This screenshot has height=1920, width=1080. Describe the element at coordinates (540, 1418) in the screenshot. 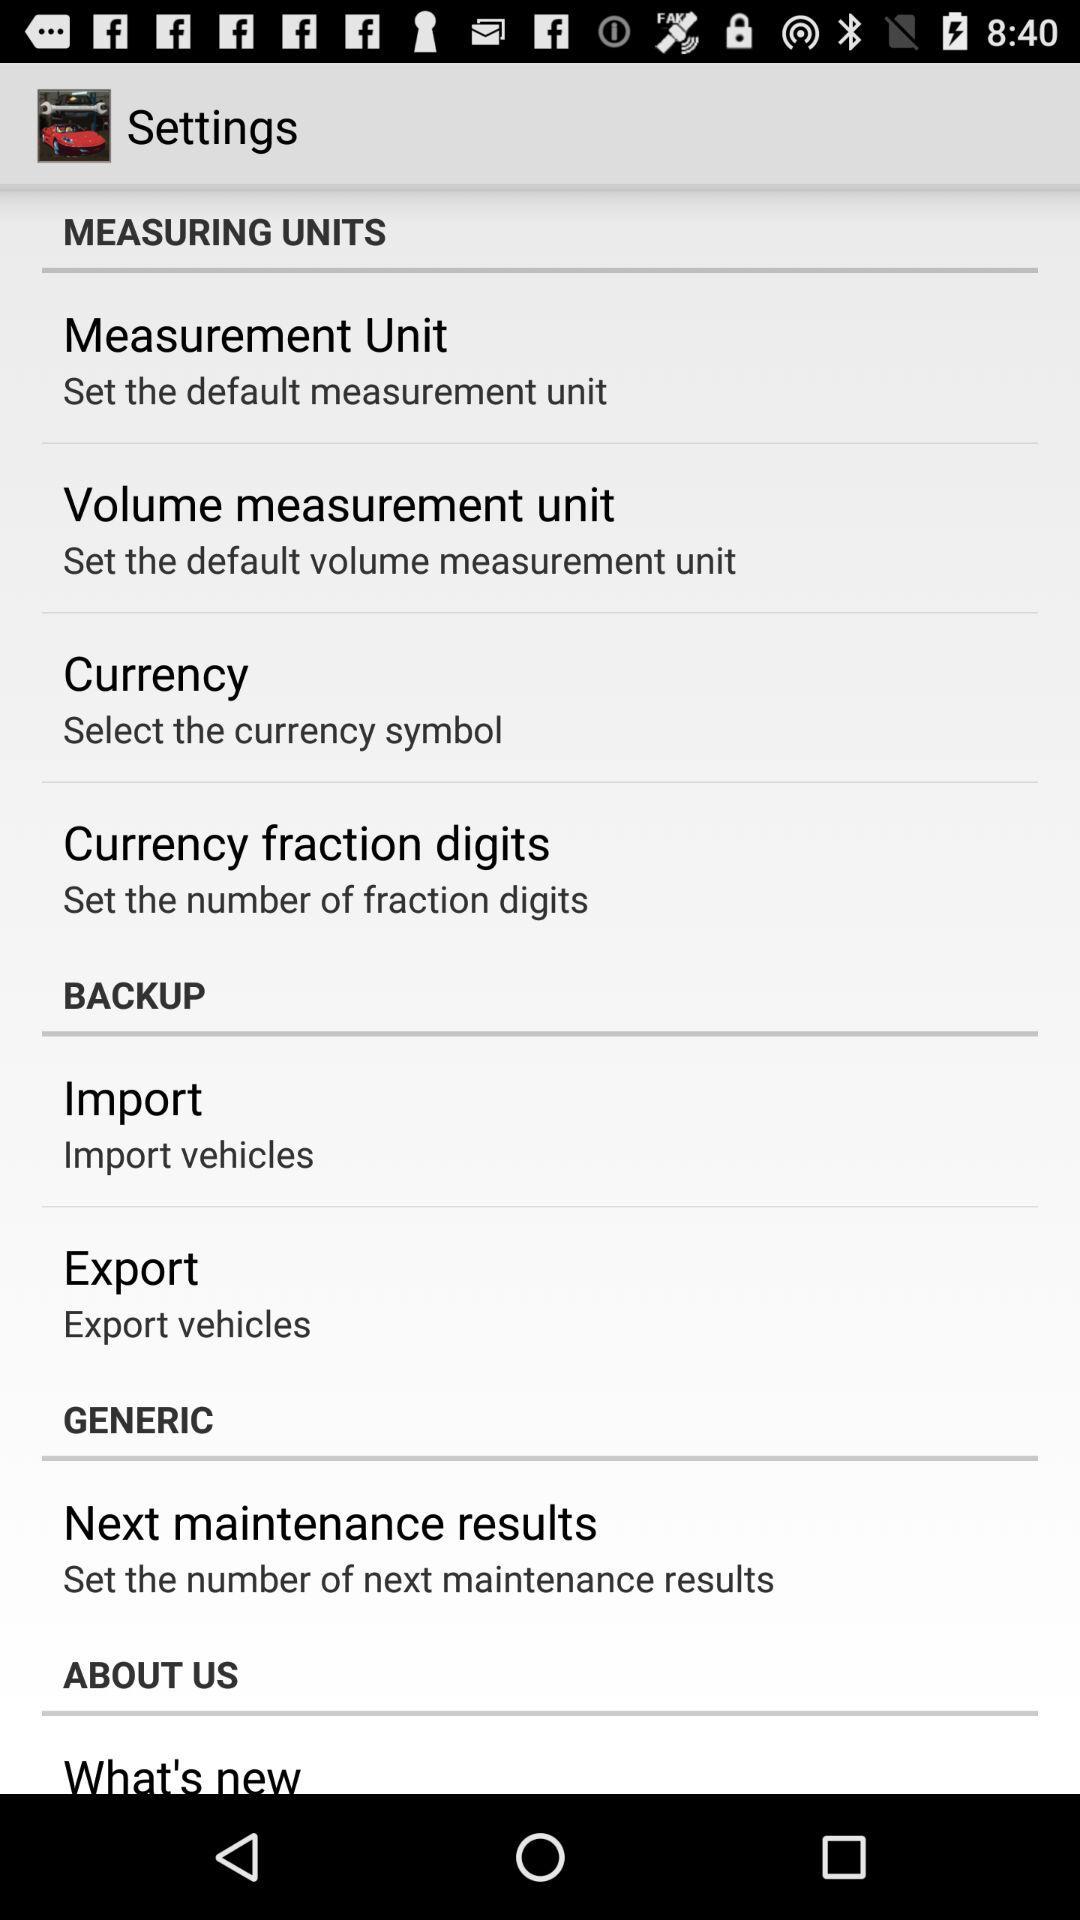

I see `the icon below the export vehicles` at that location.